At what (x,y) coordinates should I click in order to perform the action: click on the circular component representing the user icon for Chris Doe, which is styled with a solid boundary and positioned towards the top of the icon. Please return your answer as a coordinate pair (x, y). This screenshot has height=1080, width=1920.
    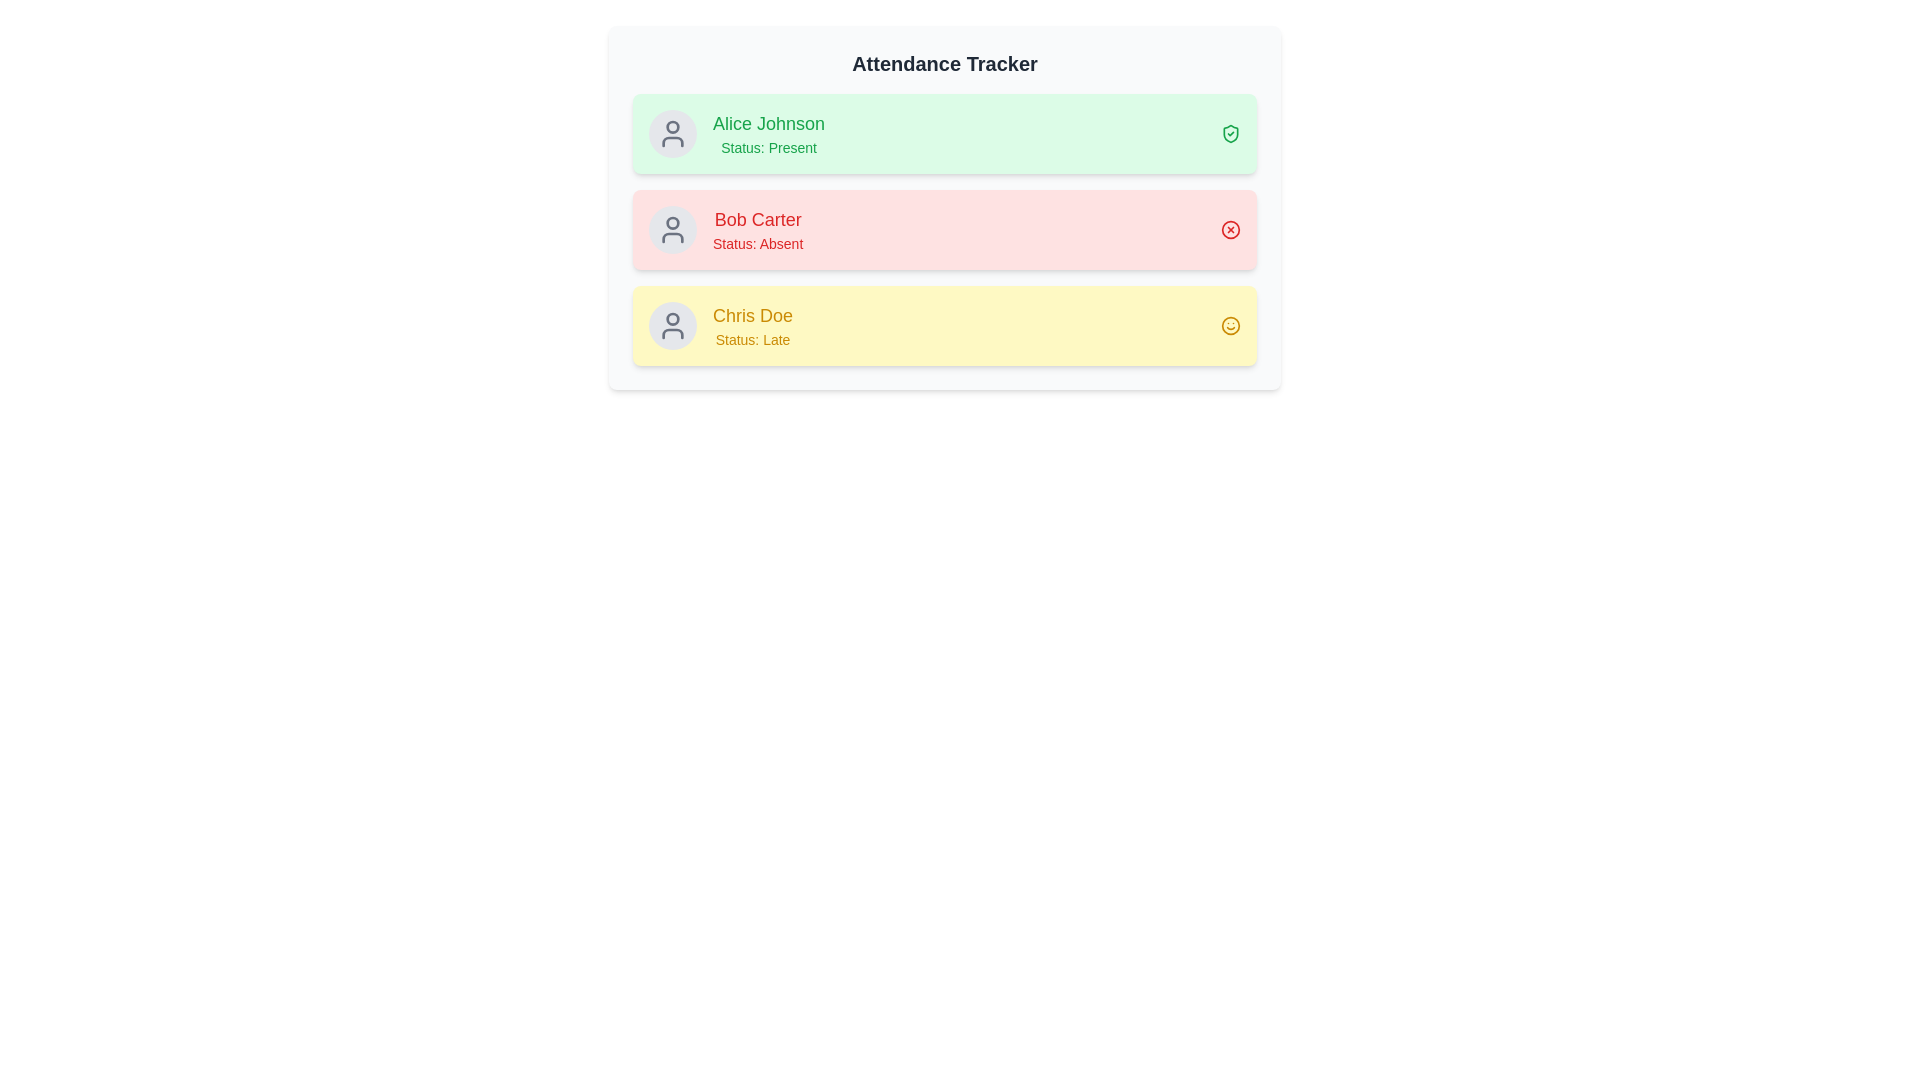
    Looking at the image, I should click on (672, 318).